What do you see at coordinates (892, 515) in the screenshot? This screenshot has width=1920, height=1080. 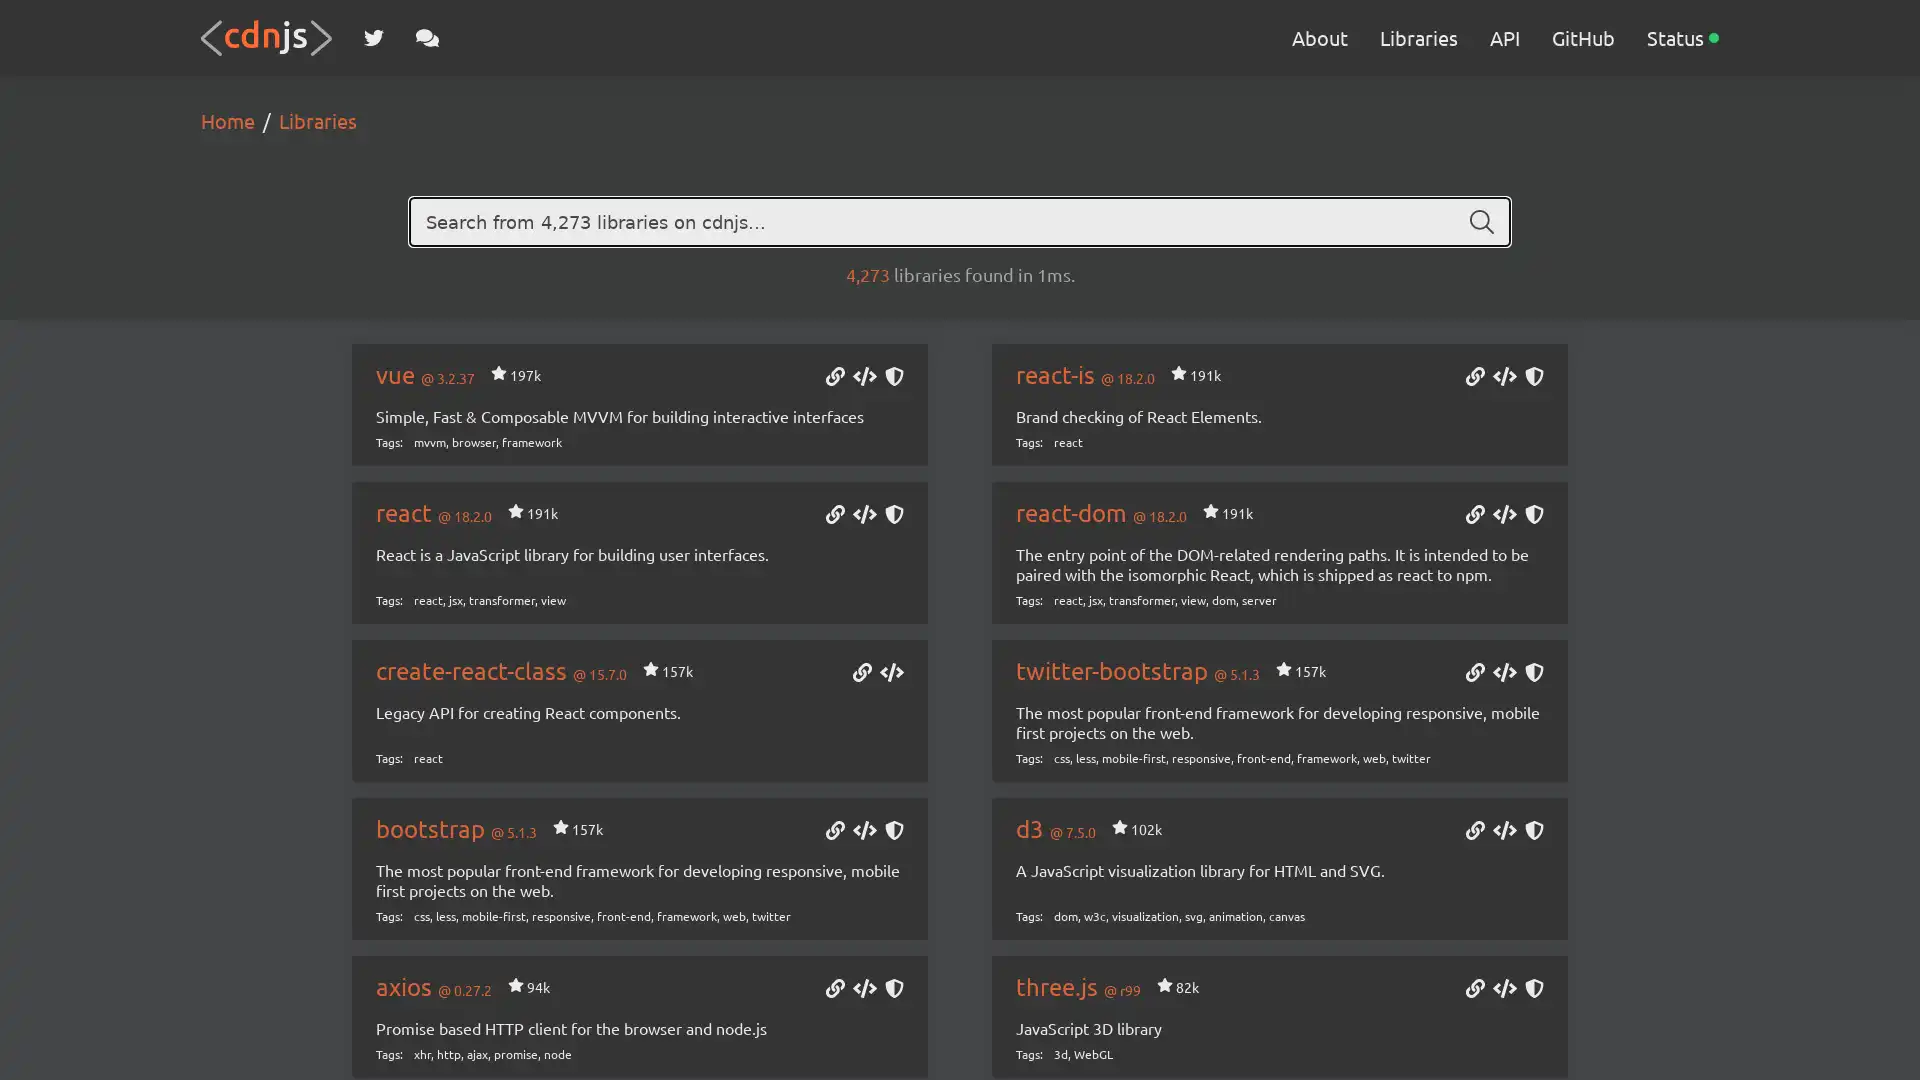 I see `Copy SRI Hash` at bounding box center [892, 515].